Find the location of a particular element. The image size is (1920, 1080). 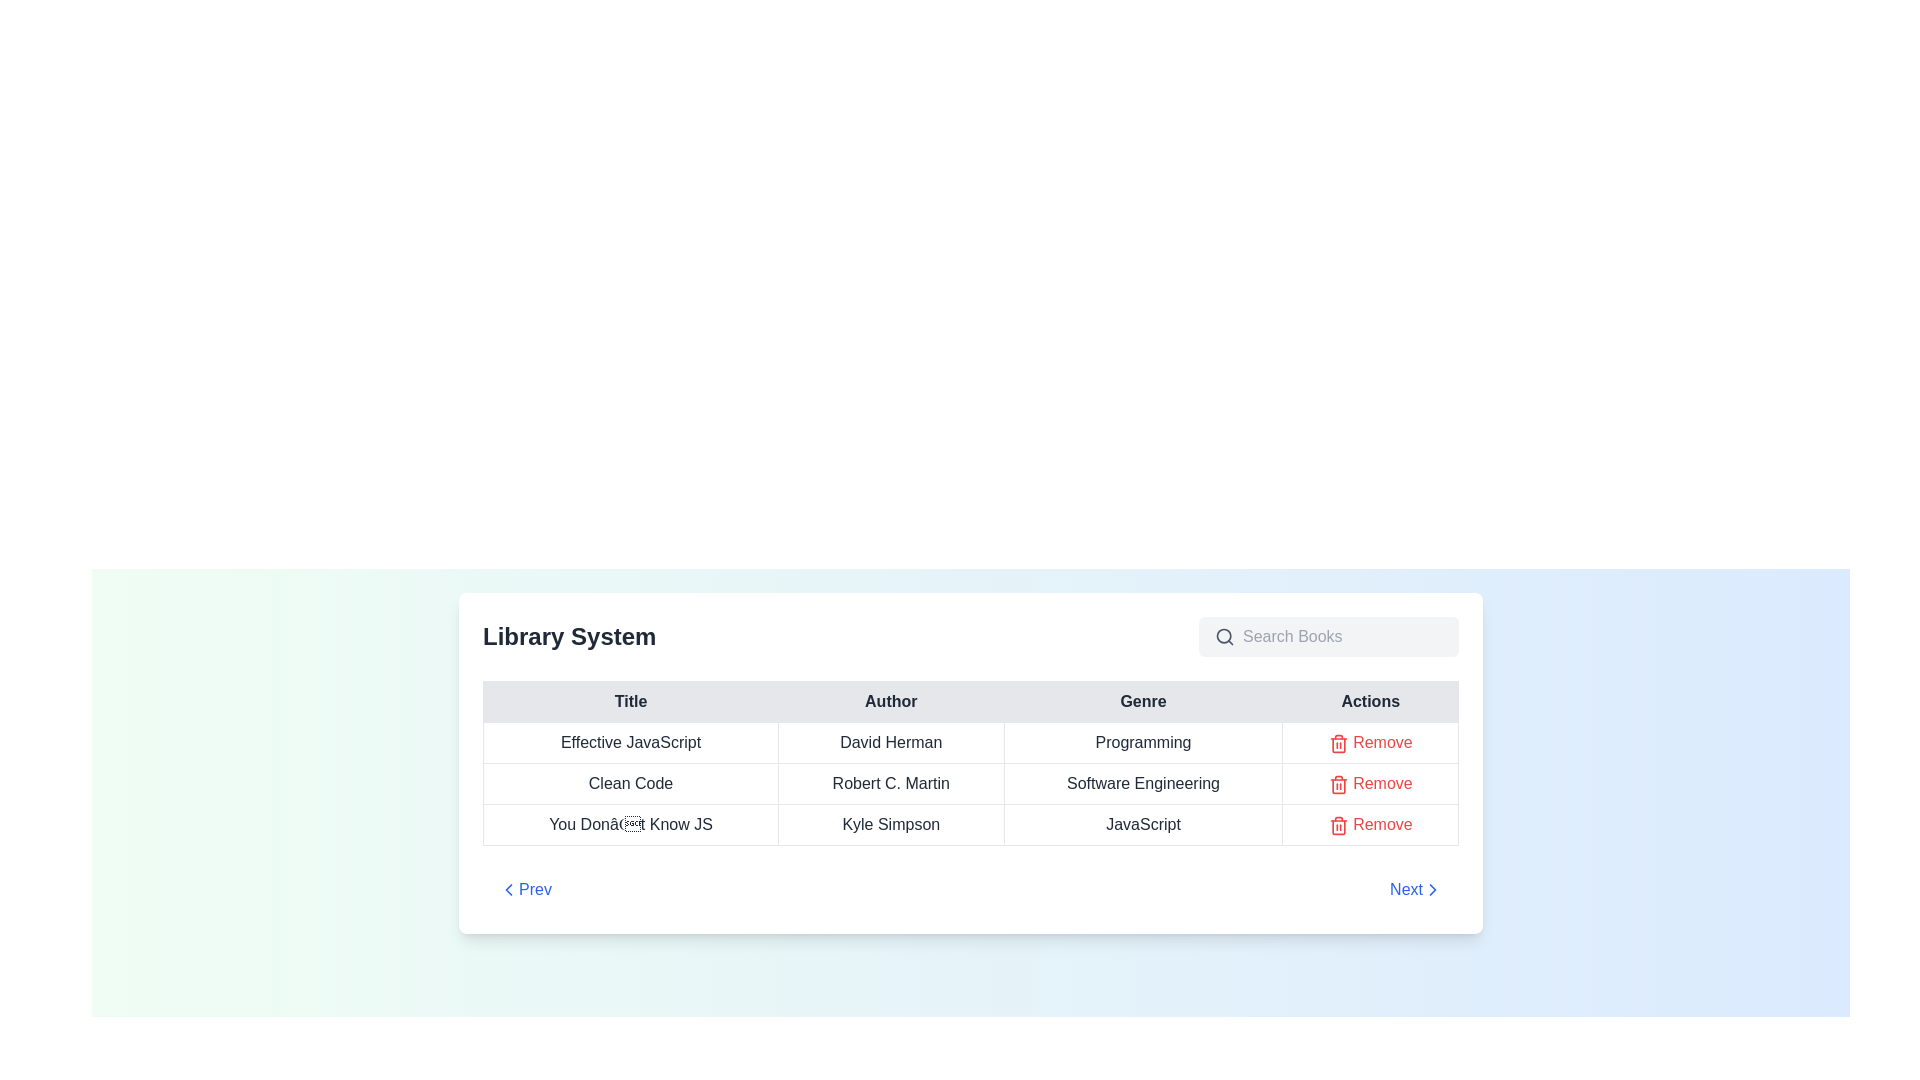

the graphical arrow icon located to the right of the 'Next' button in the pagination control is located at coordinates (1432, 889).